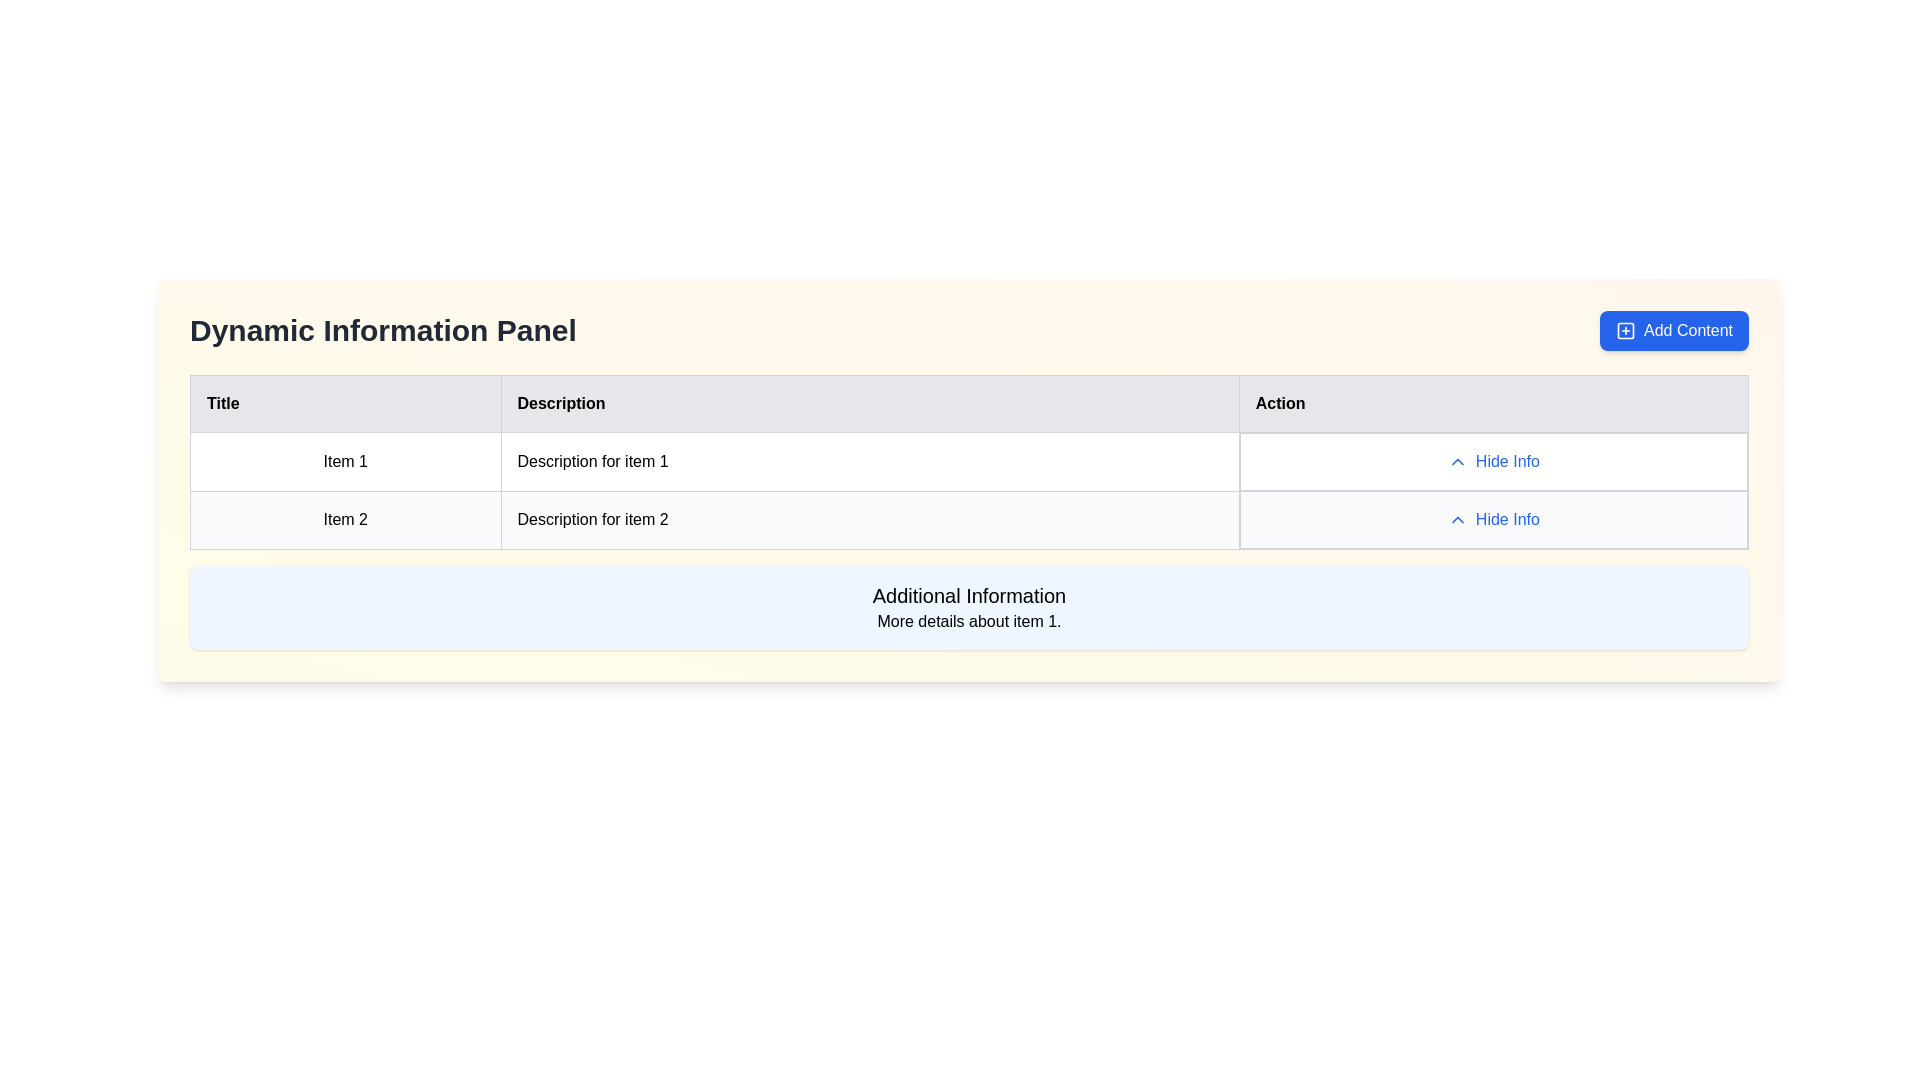 The height and width of the screenshot is (1080, 1920). Describe the element at coordinates (1457, 519) in the screenshot. I see `the chevron icon located to the left of the text 'Hide Info' in the third column of the 'Action' section in the second row of the panel` at that location.